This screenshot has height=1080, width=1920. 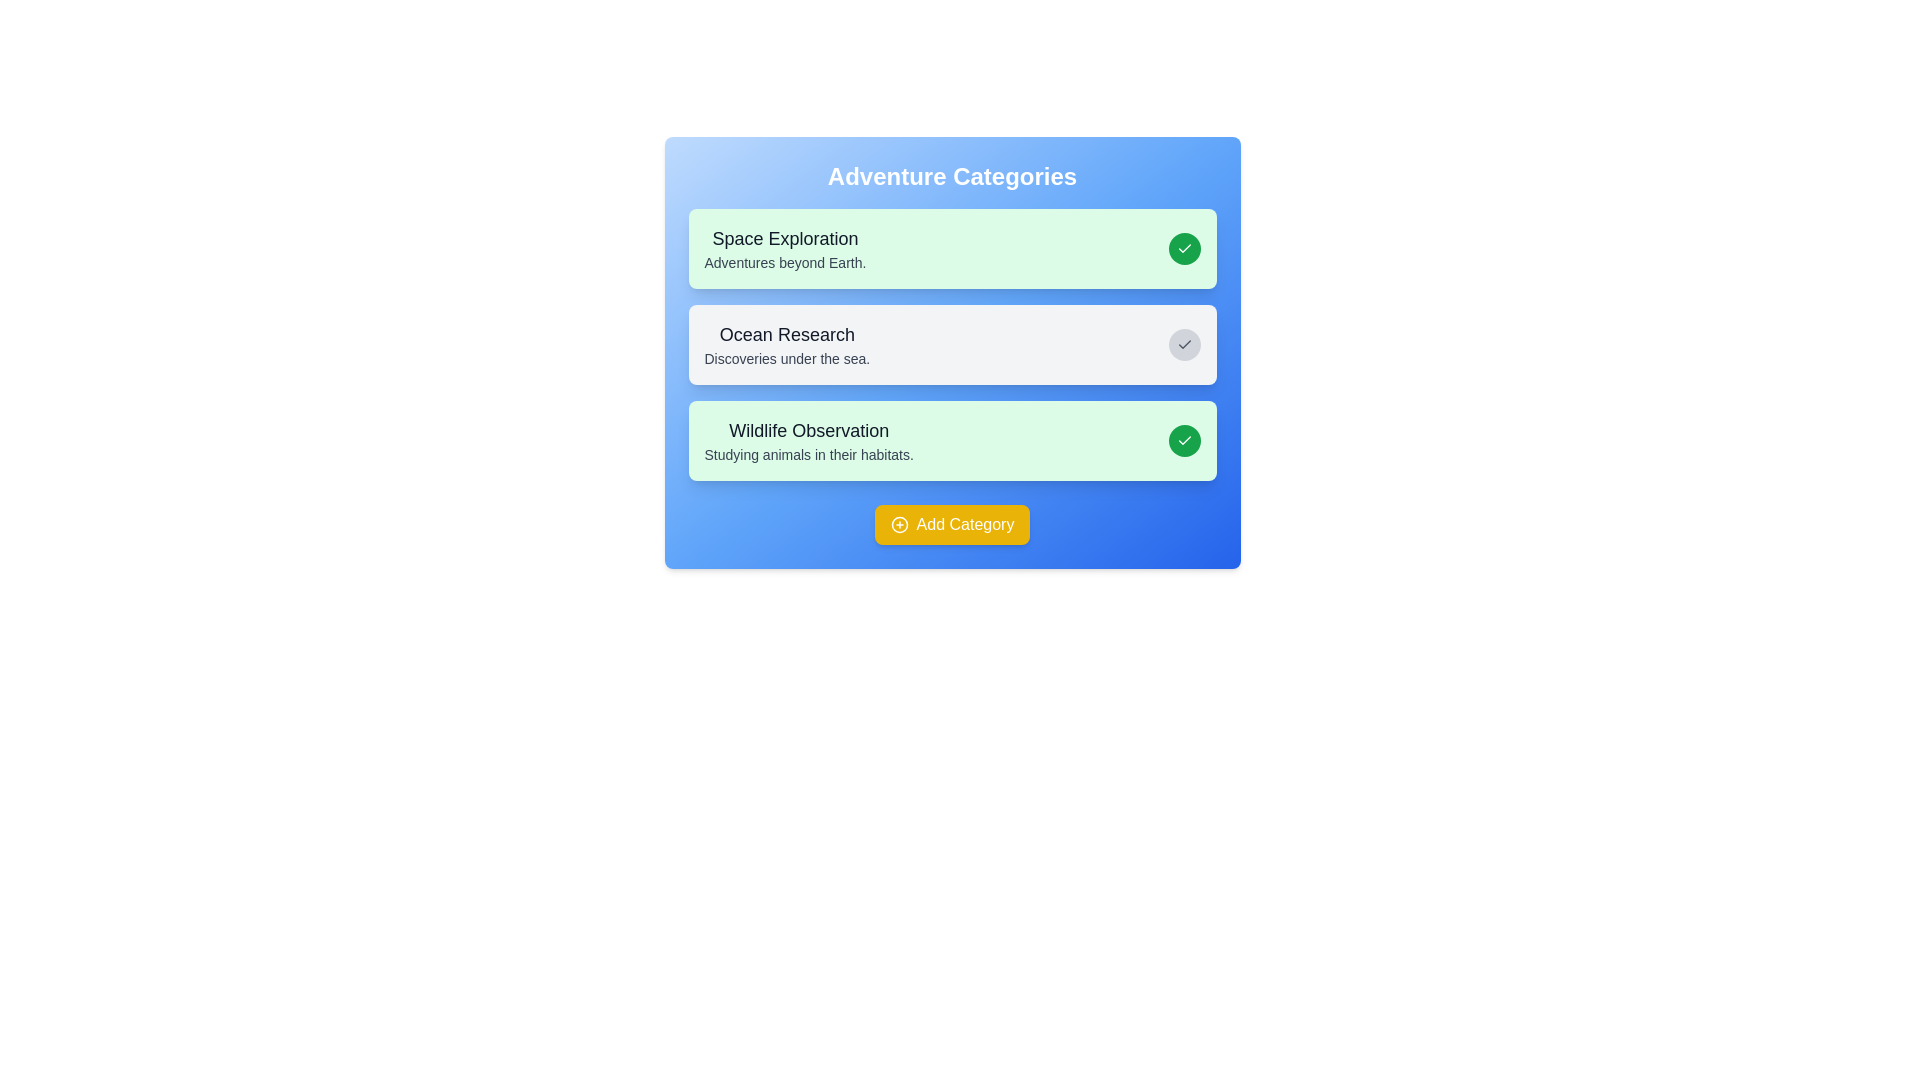 I want to click on the chip labeled Space Exploration by clicking its checkmark, so click(x=1184, y=248).